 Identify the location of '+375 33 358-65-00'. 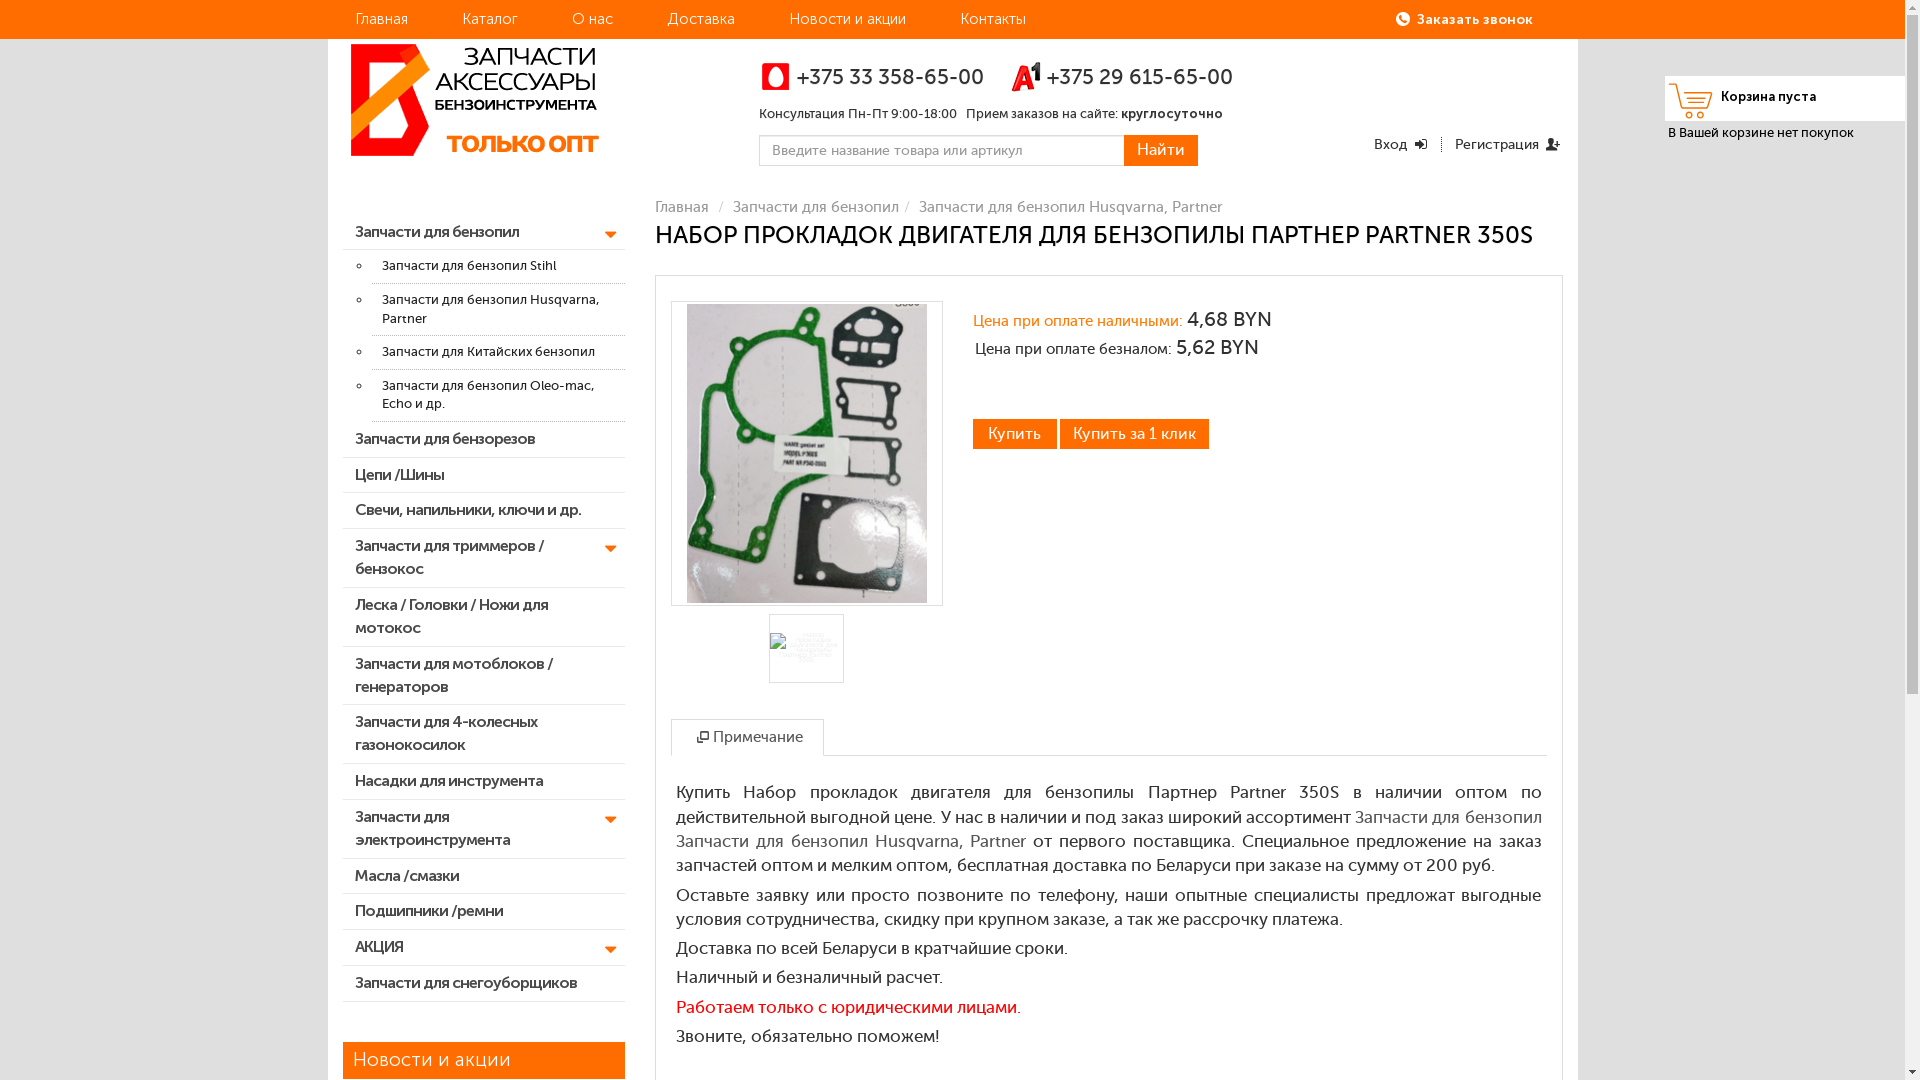
(871, 76).